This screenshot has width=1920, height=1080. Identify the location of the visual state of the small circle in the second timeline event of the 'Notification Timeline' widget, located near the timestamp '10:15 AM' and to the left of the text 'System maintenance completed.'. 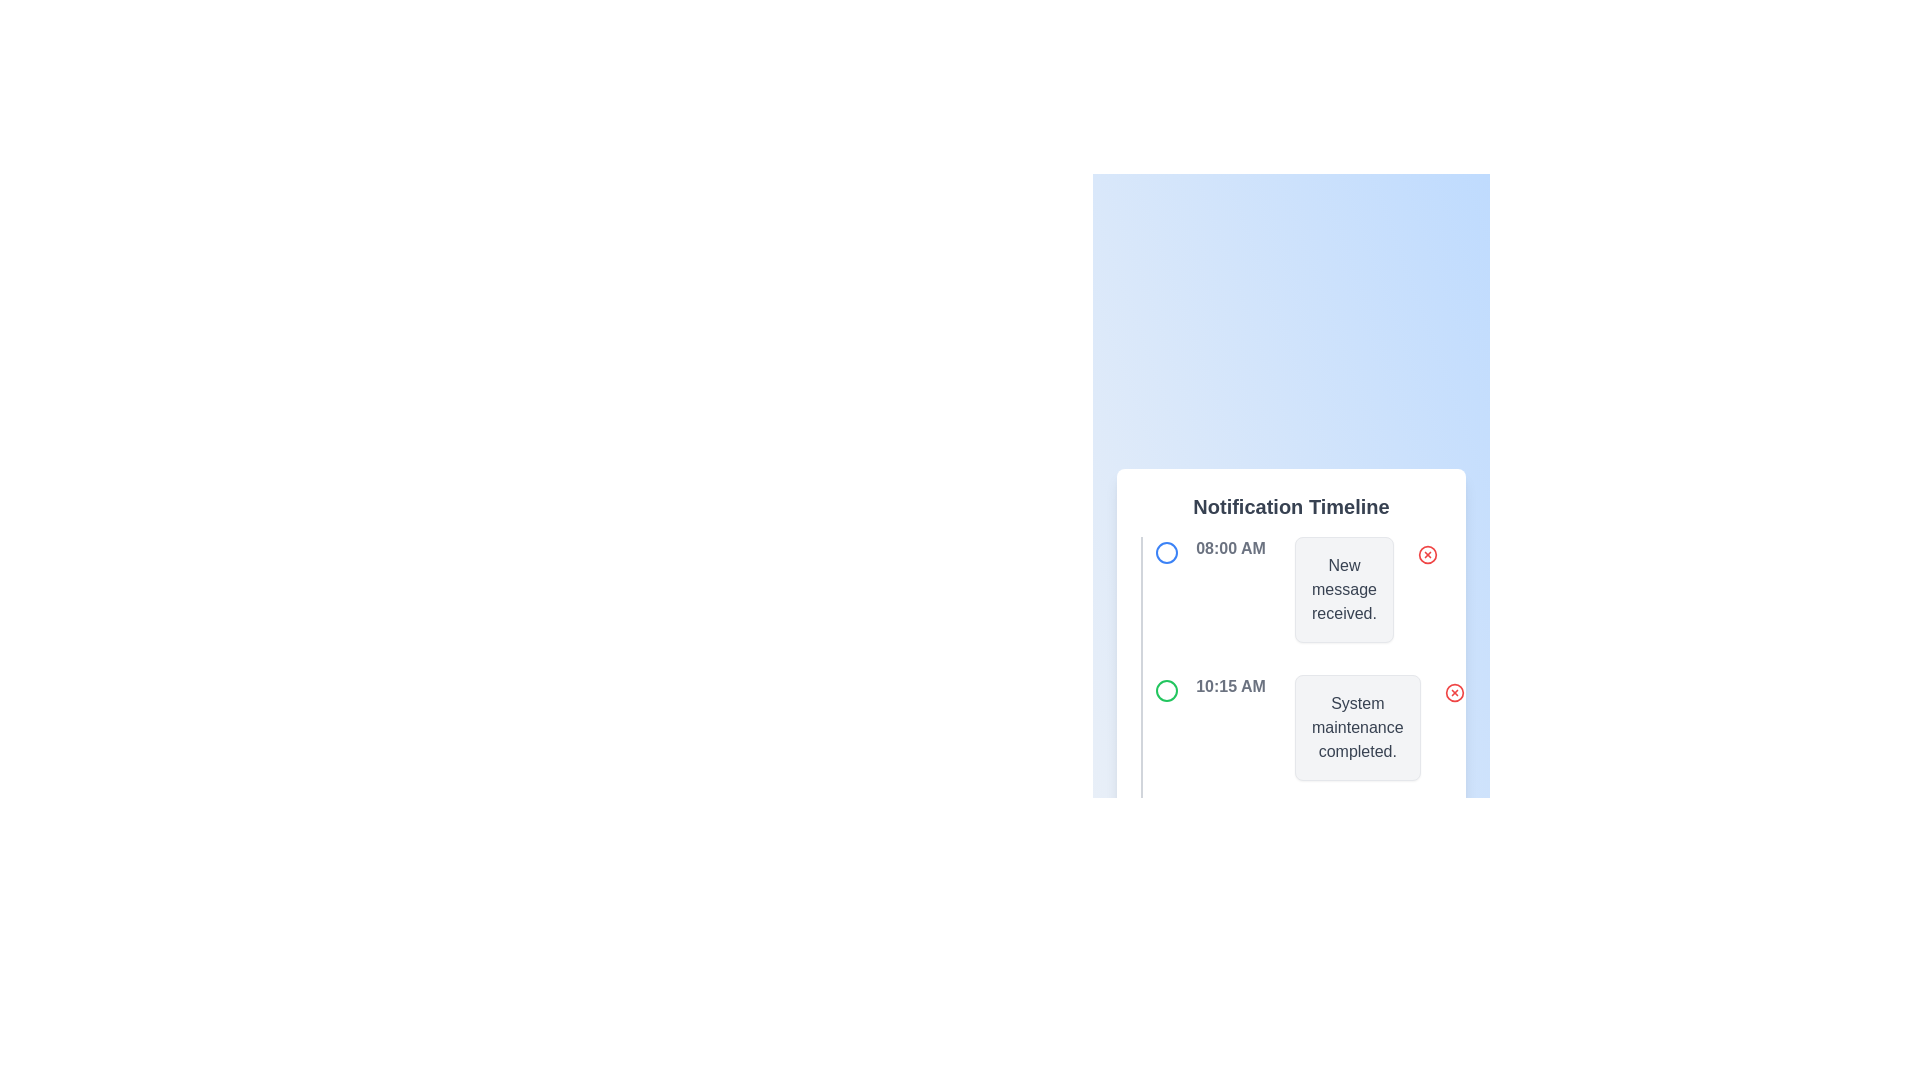
(1166, 689).